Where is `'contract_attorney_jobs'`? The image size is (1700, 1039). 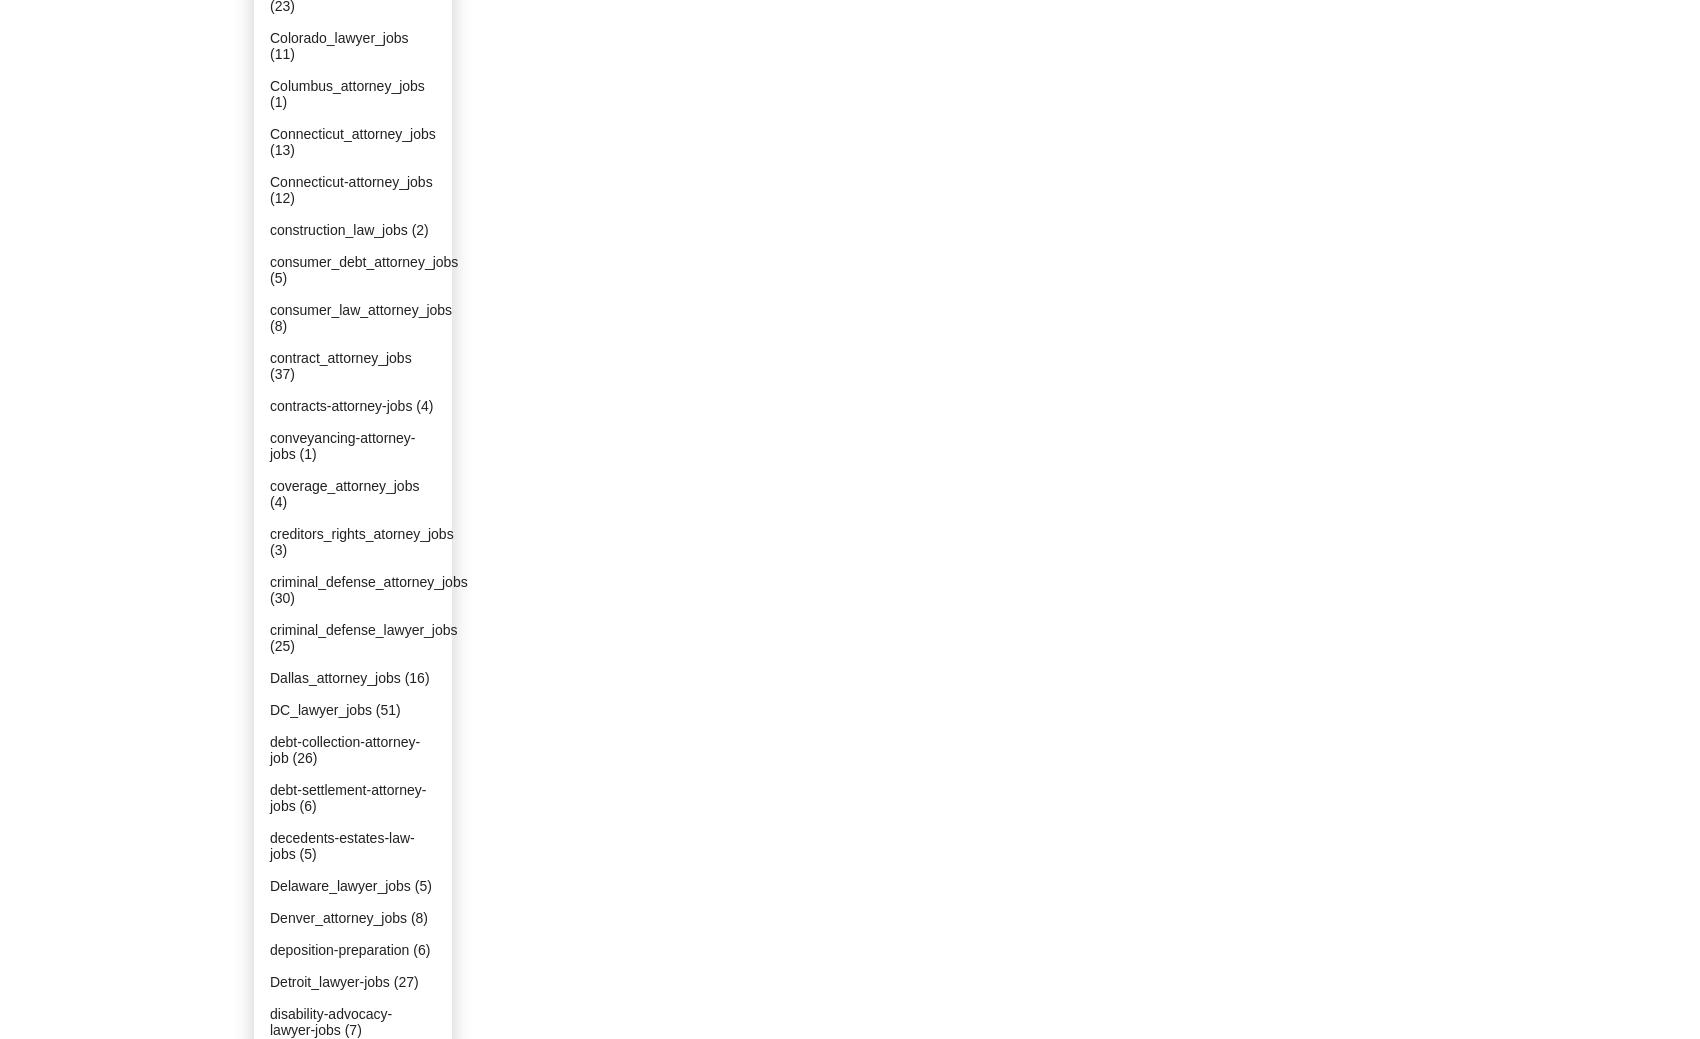 'contract_attorney_jobs' is located at coordinates (339, 357).